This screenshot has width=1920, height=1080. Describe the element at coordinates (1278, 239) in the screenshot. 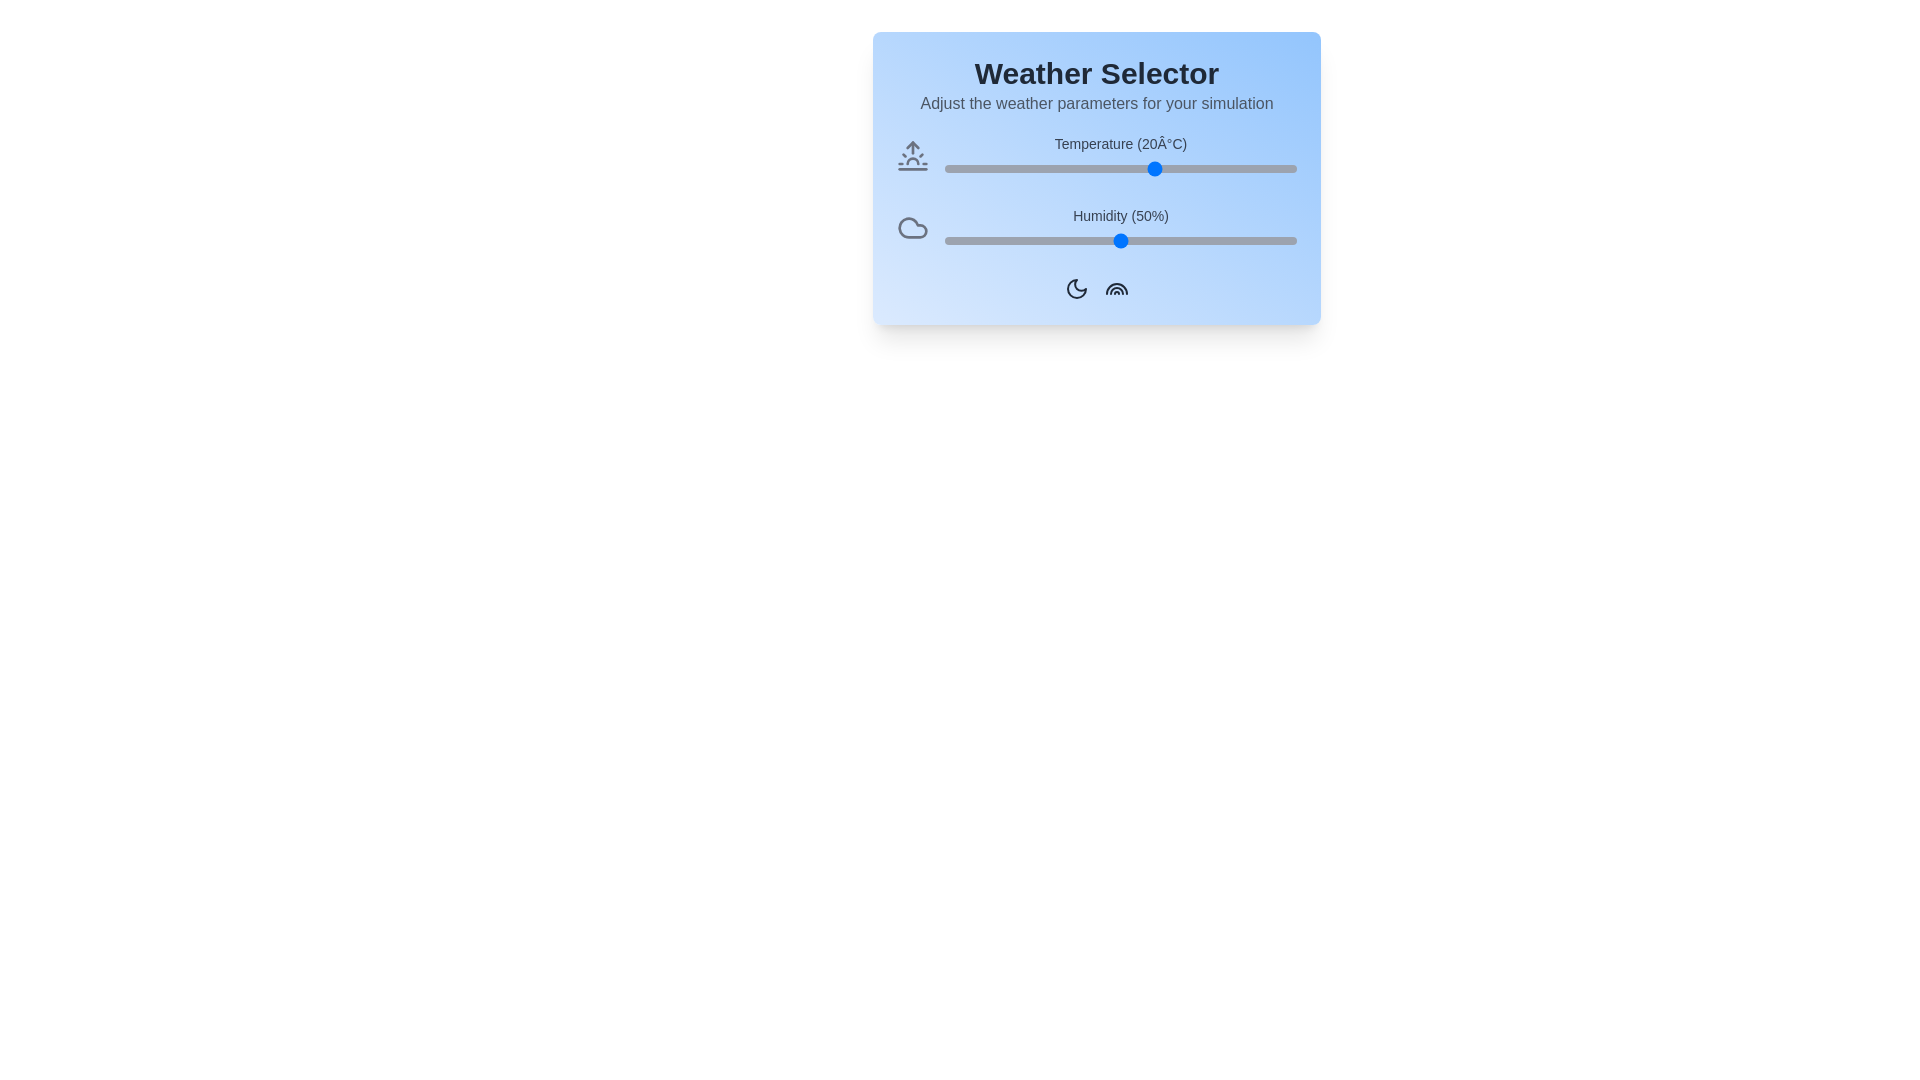

I see `the humidity slider to 95%` at that location.